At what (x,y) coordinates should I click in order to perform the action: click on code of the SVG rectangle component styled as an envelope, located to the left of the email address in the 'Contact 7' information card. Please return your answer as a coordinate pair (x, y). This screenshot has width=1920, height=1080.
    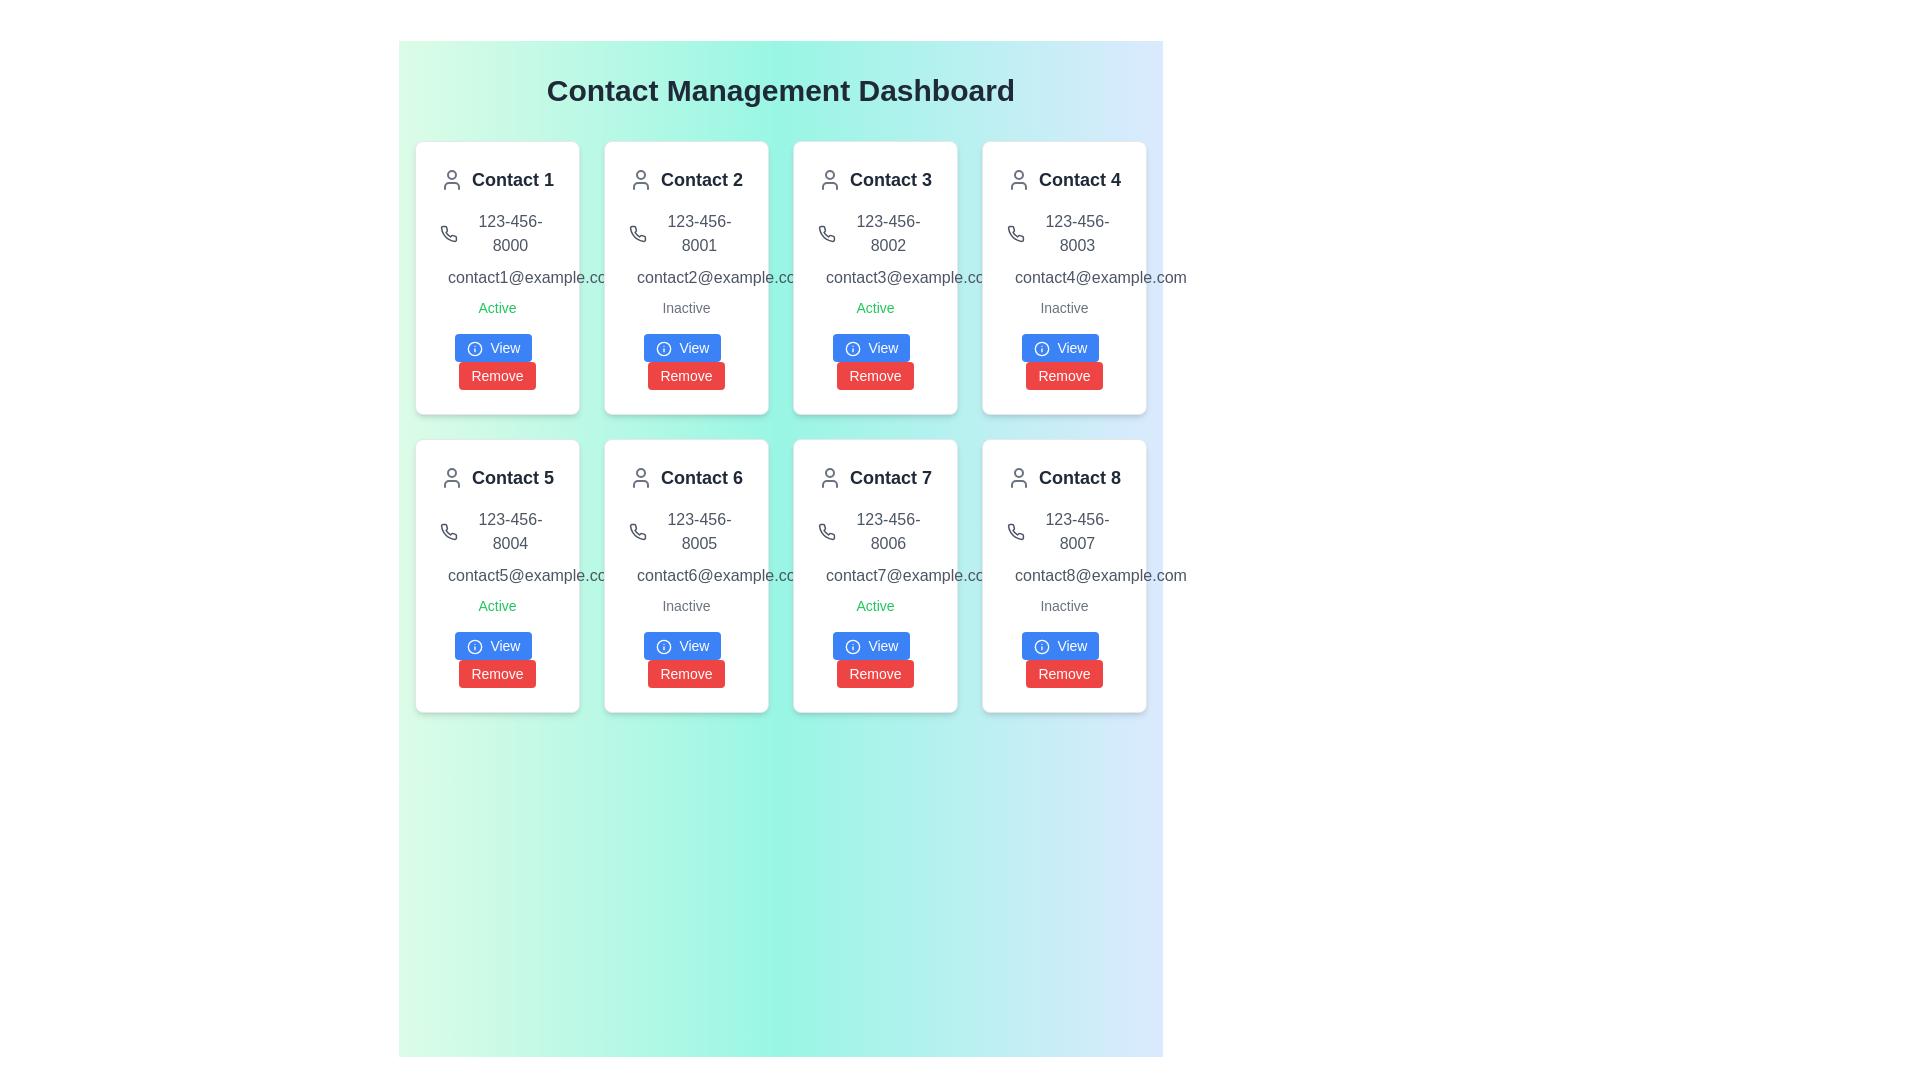
    Looking at the image, I should click on (830, 578).